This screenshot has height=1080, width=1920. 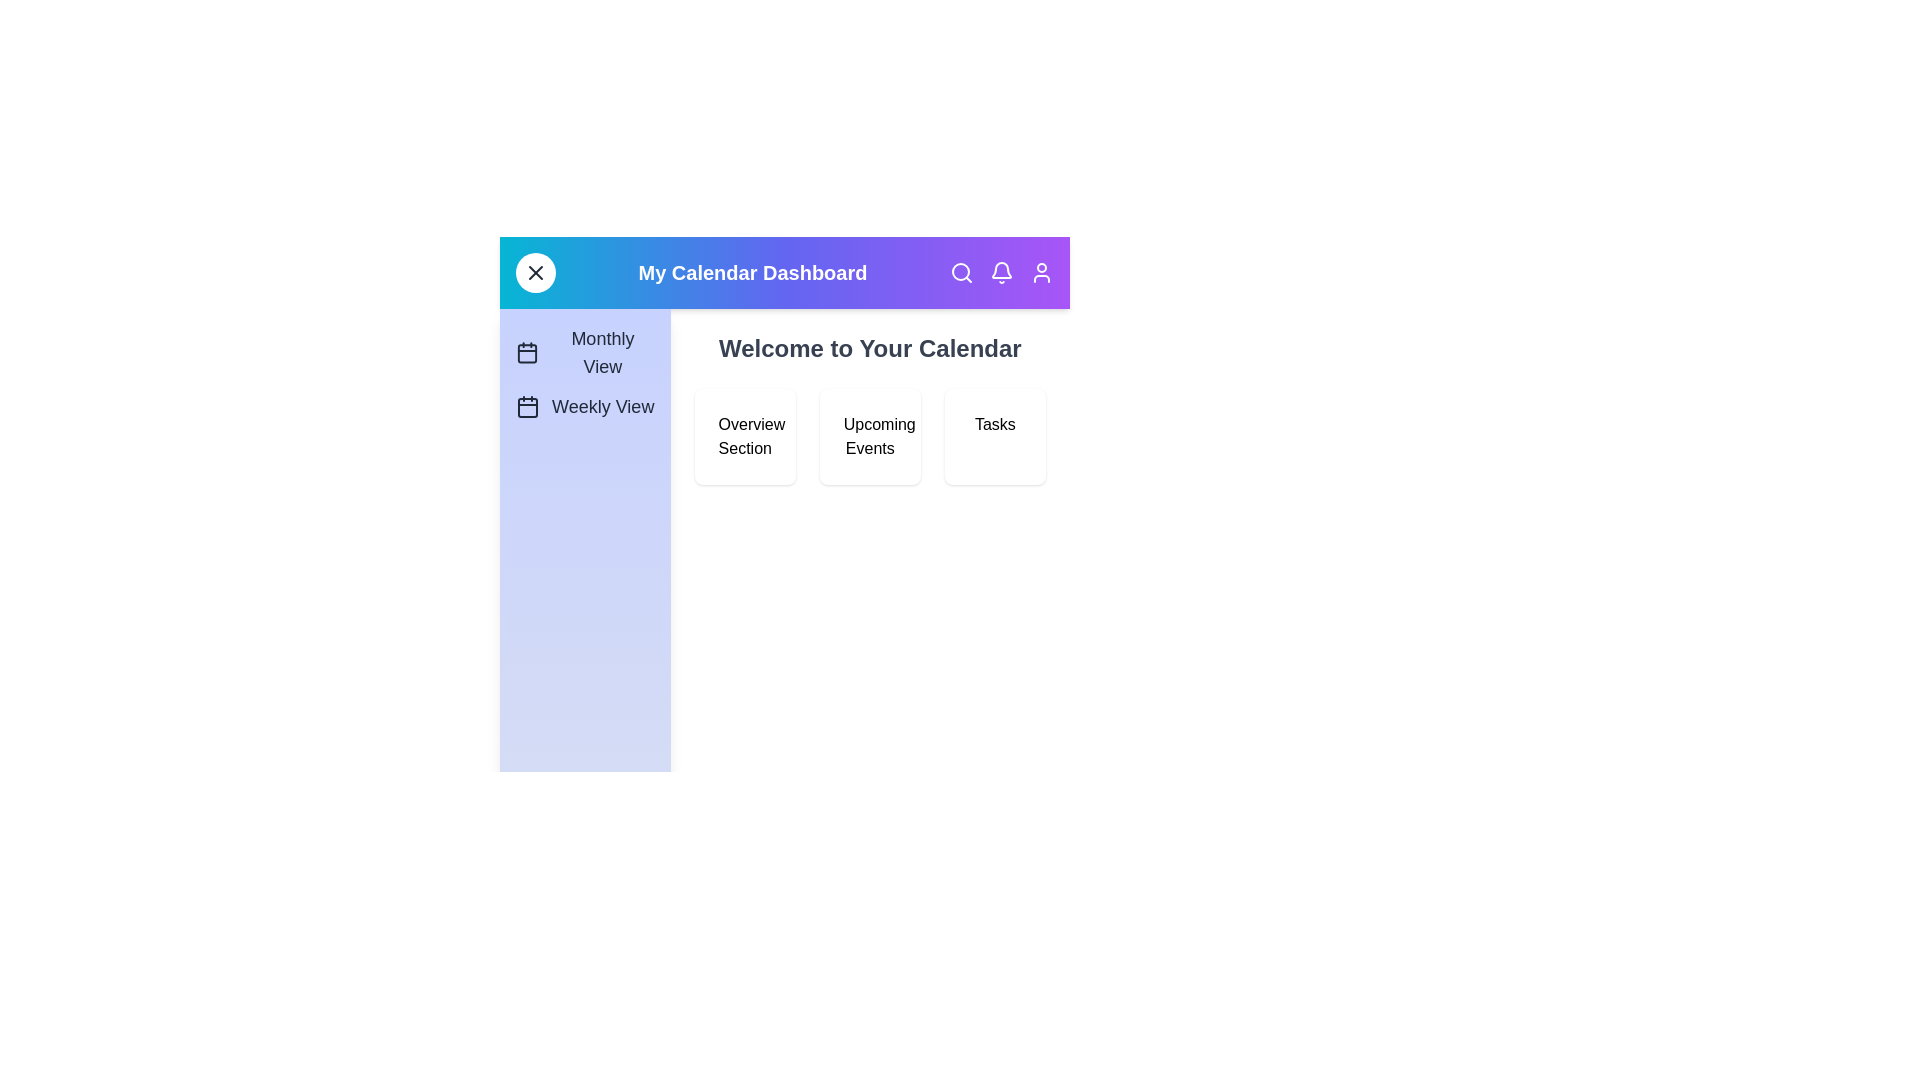 What do you see at coordinates (584, 352) in the screenshot?
I see `the 'Monthly View' navigation menu item, which is the first option in the vertical navigation menu on the left side of the interface` at bounding box center [584, 352].